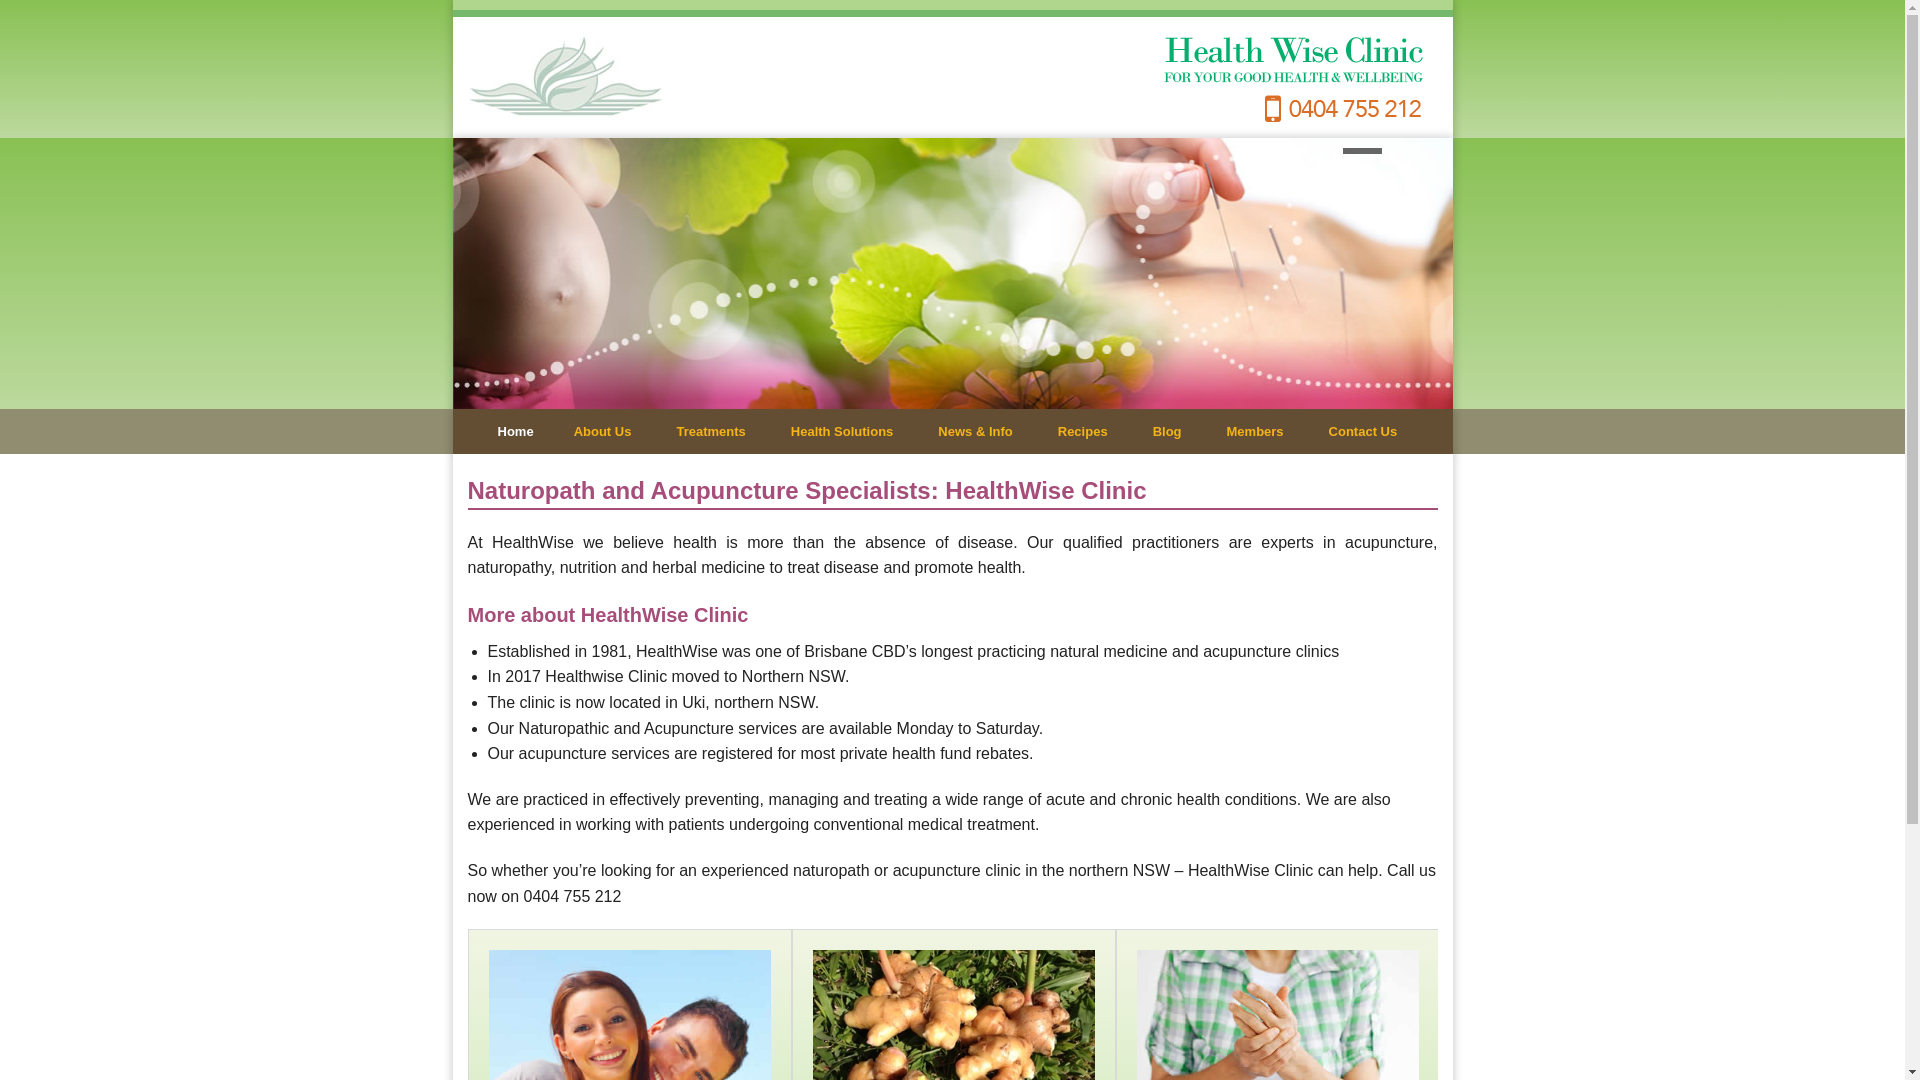  Describe the element at coordinates (982, 430) in the screenshot. I see `'News & Info'` at that location.